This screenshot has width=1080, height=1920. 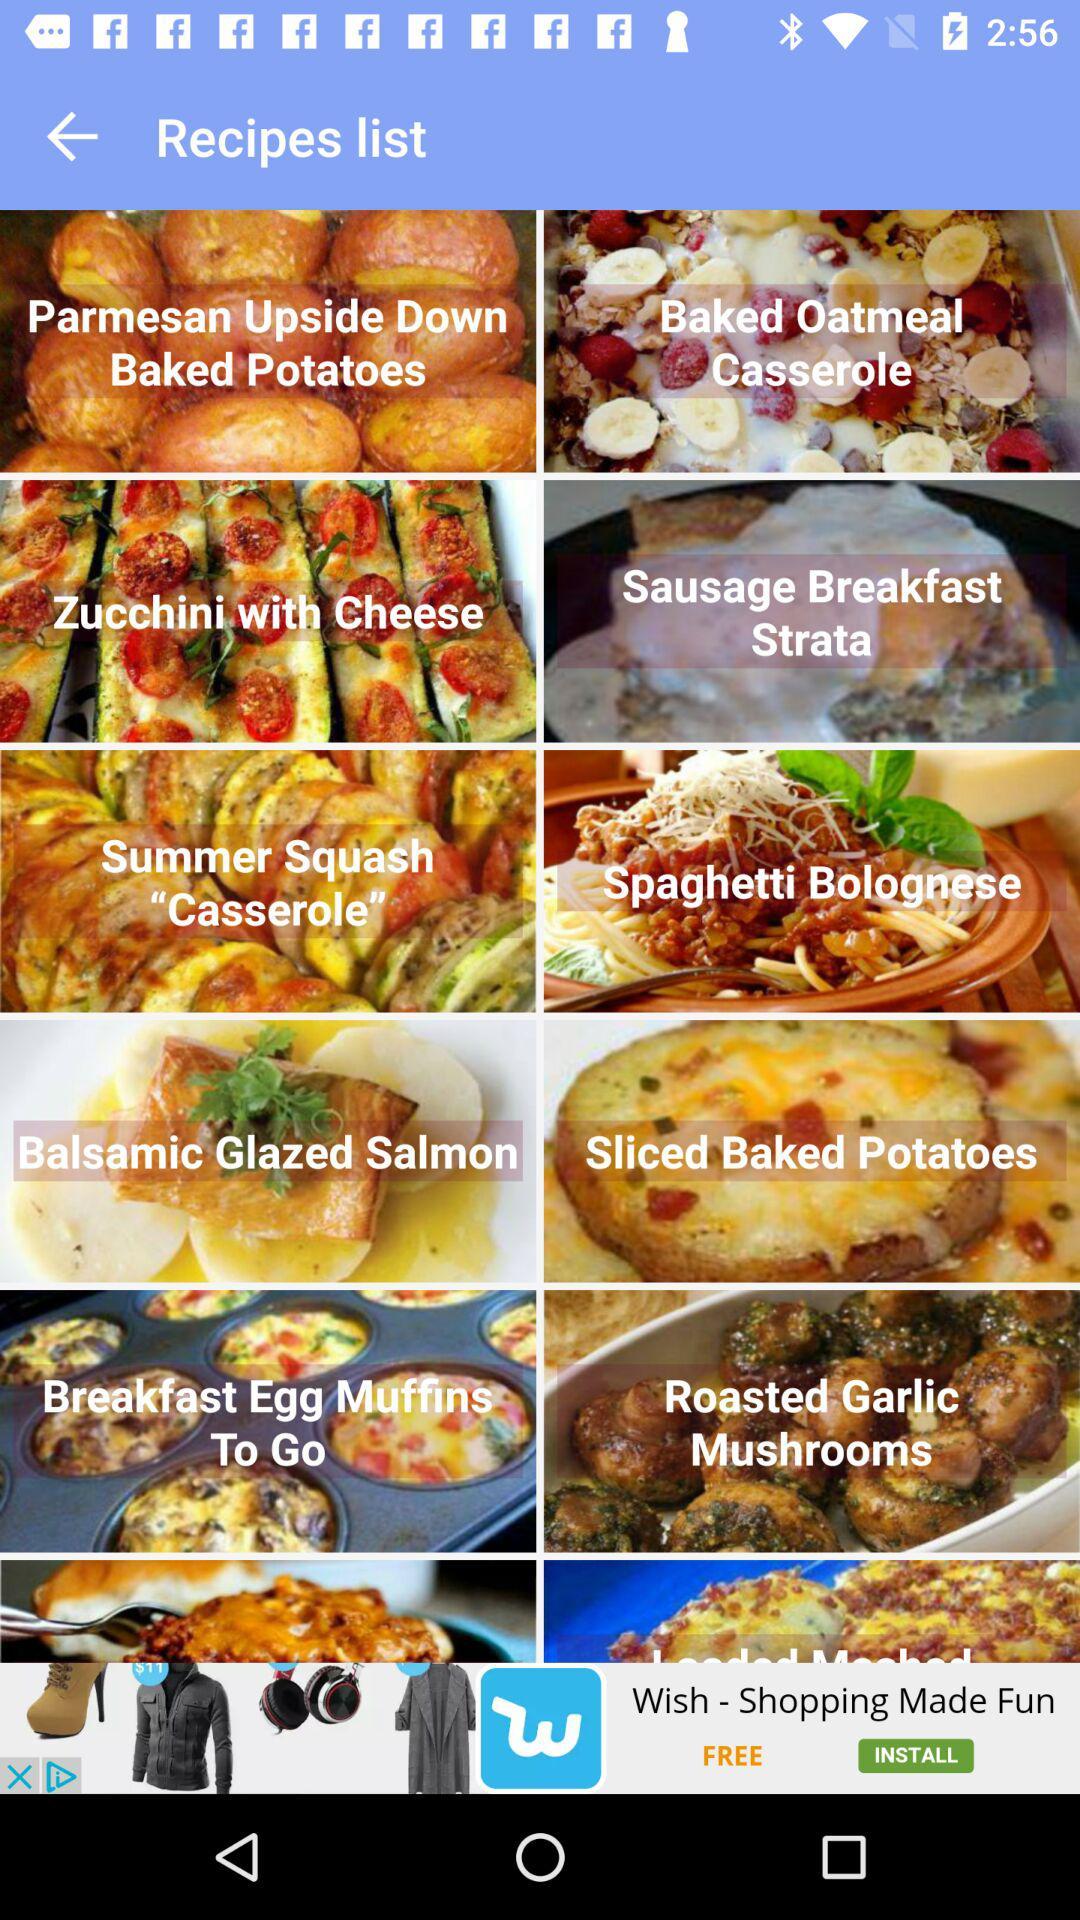 I want to click on click on wish advertisement, so click(x=540, y=1727).